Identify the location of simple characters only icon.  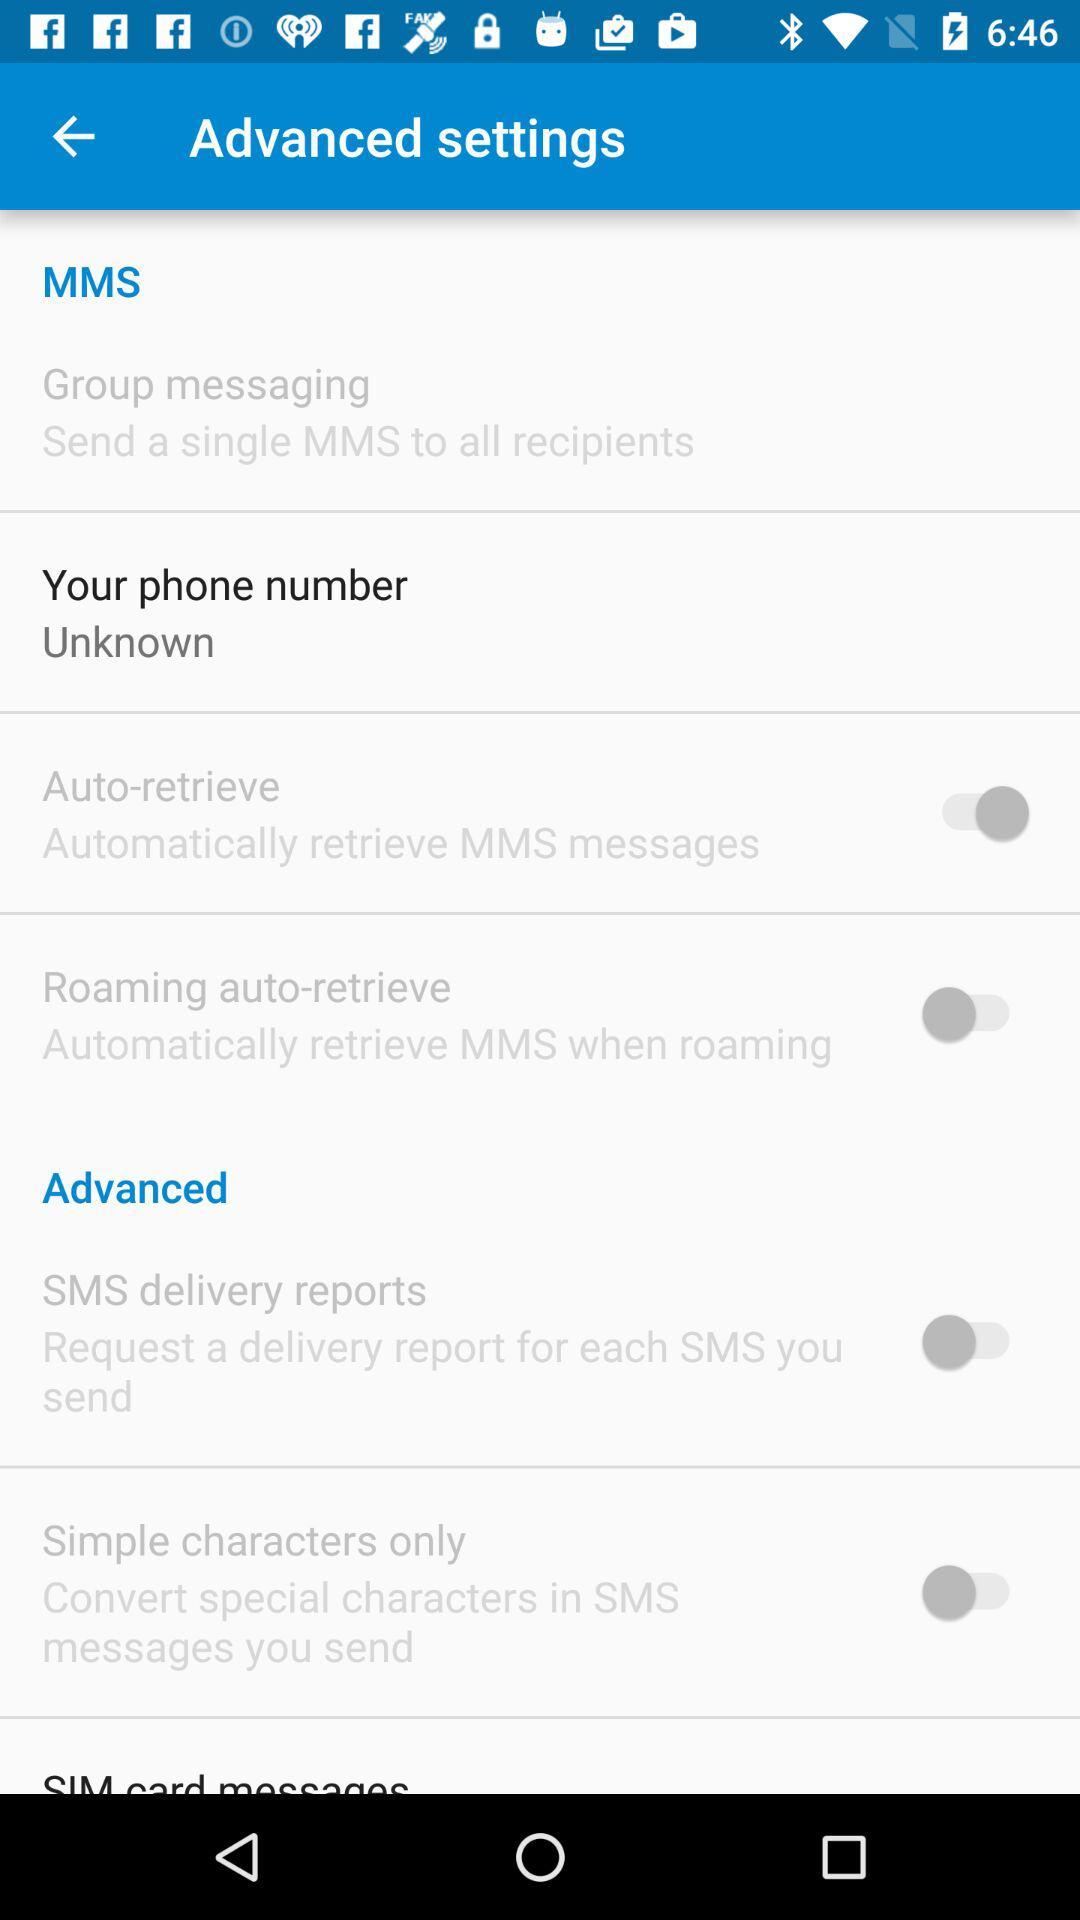
(253, 1538).